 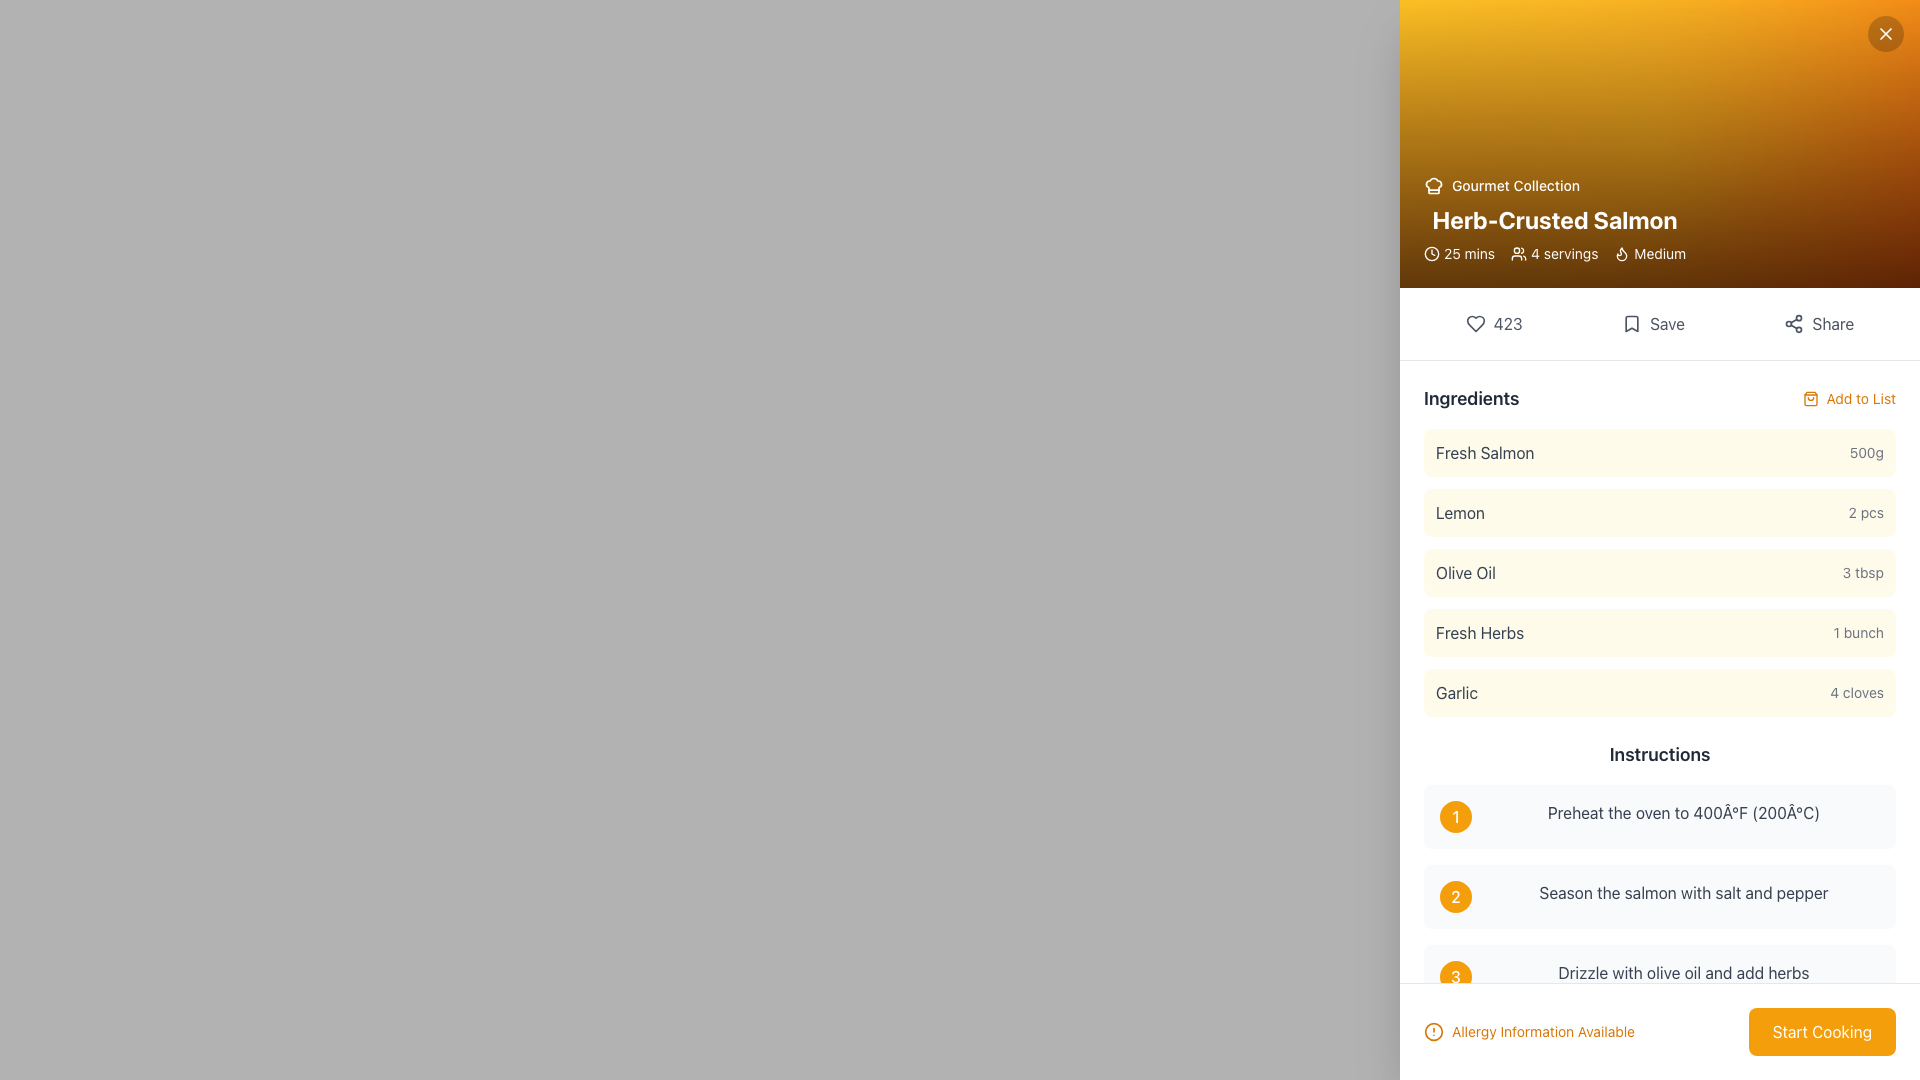 What do you see at coordinates (1683, 975) in the screenshot?
I see `the Text Label that reads 'Drizzle with olive oil and add herbs,' styled in gray font, positioned below the instruction 'Season the salmon with salt and pepper.'` at bounding box center [1683, 975].